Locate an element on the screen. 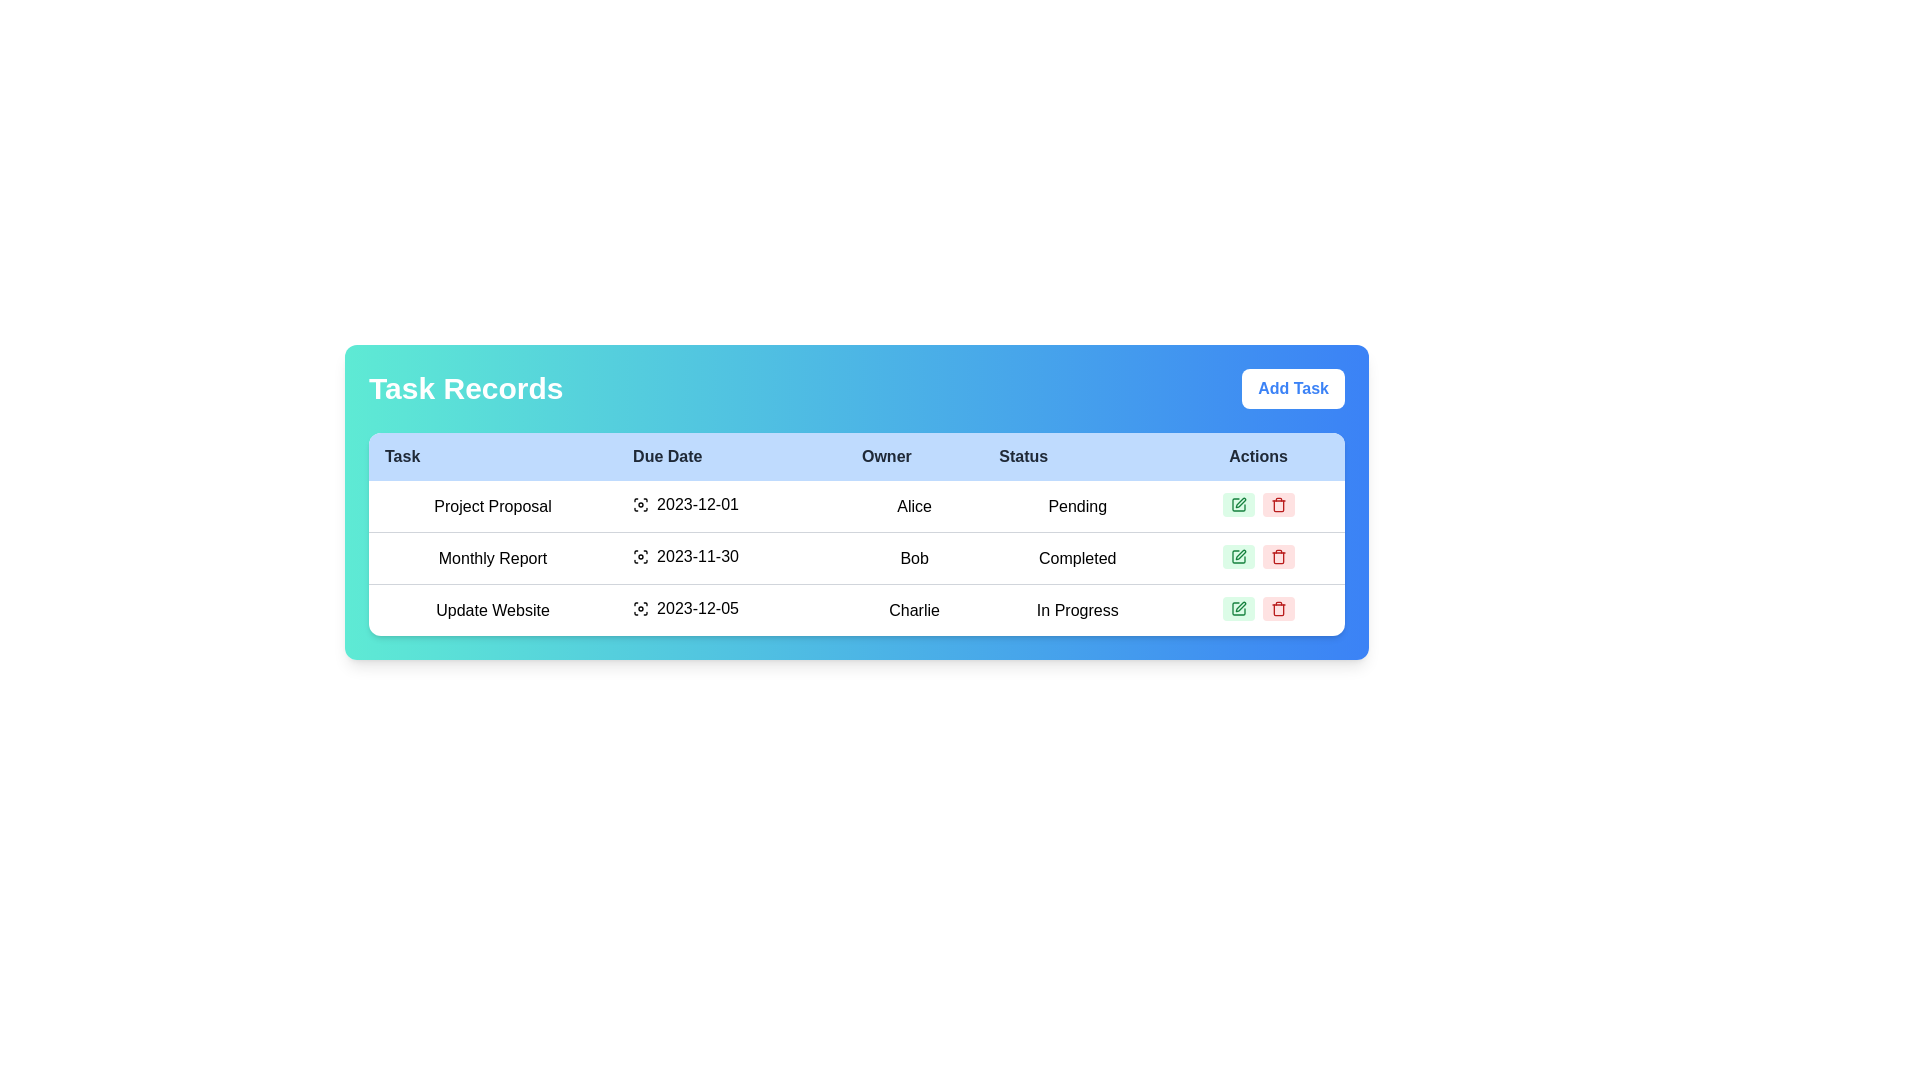 This screenshot has height=1080, width=1920. the static text label displaying the name 'Bob', which indicates the owner of the task 'Monthly Report', located in the 'Owner' column of the second row is located at coordinates (913, 558).